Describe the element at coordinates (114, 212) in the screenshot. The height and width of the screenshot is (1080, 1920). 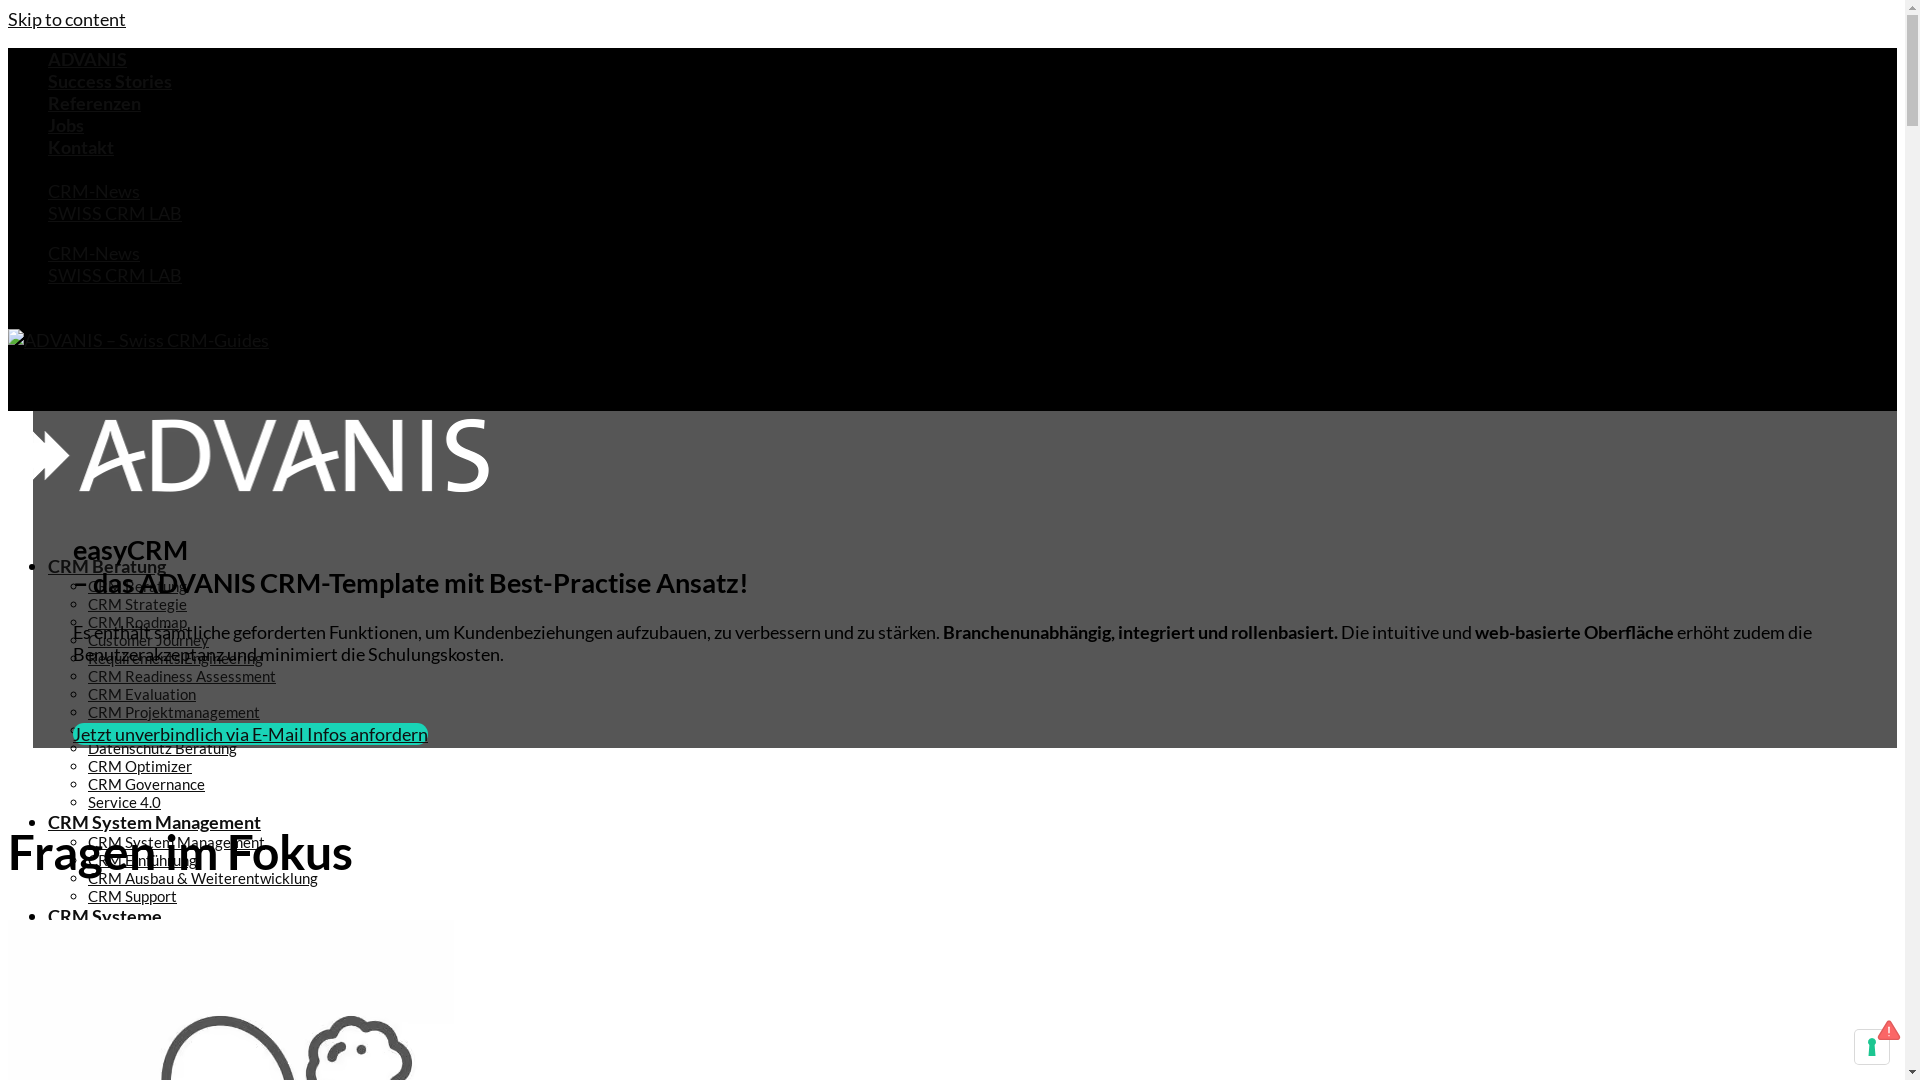
I see `'SWISS CRM LAB'` at that location.